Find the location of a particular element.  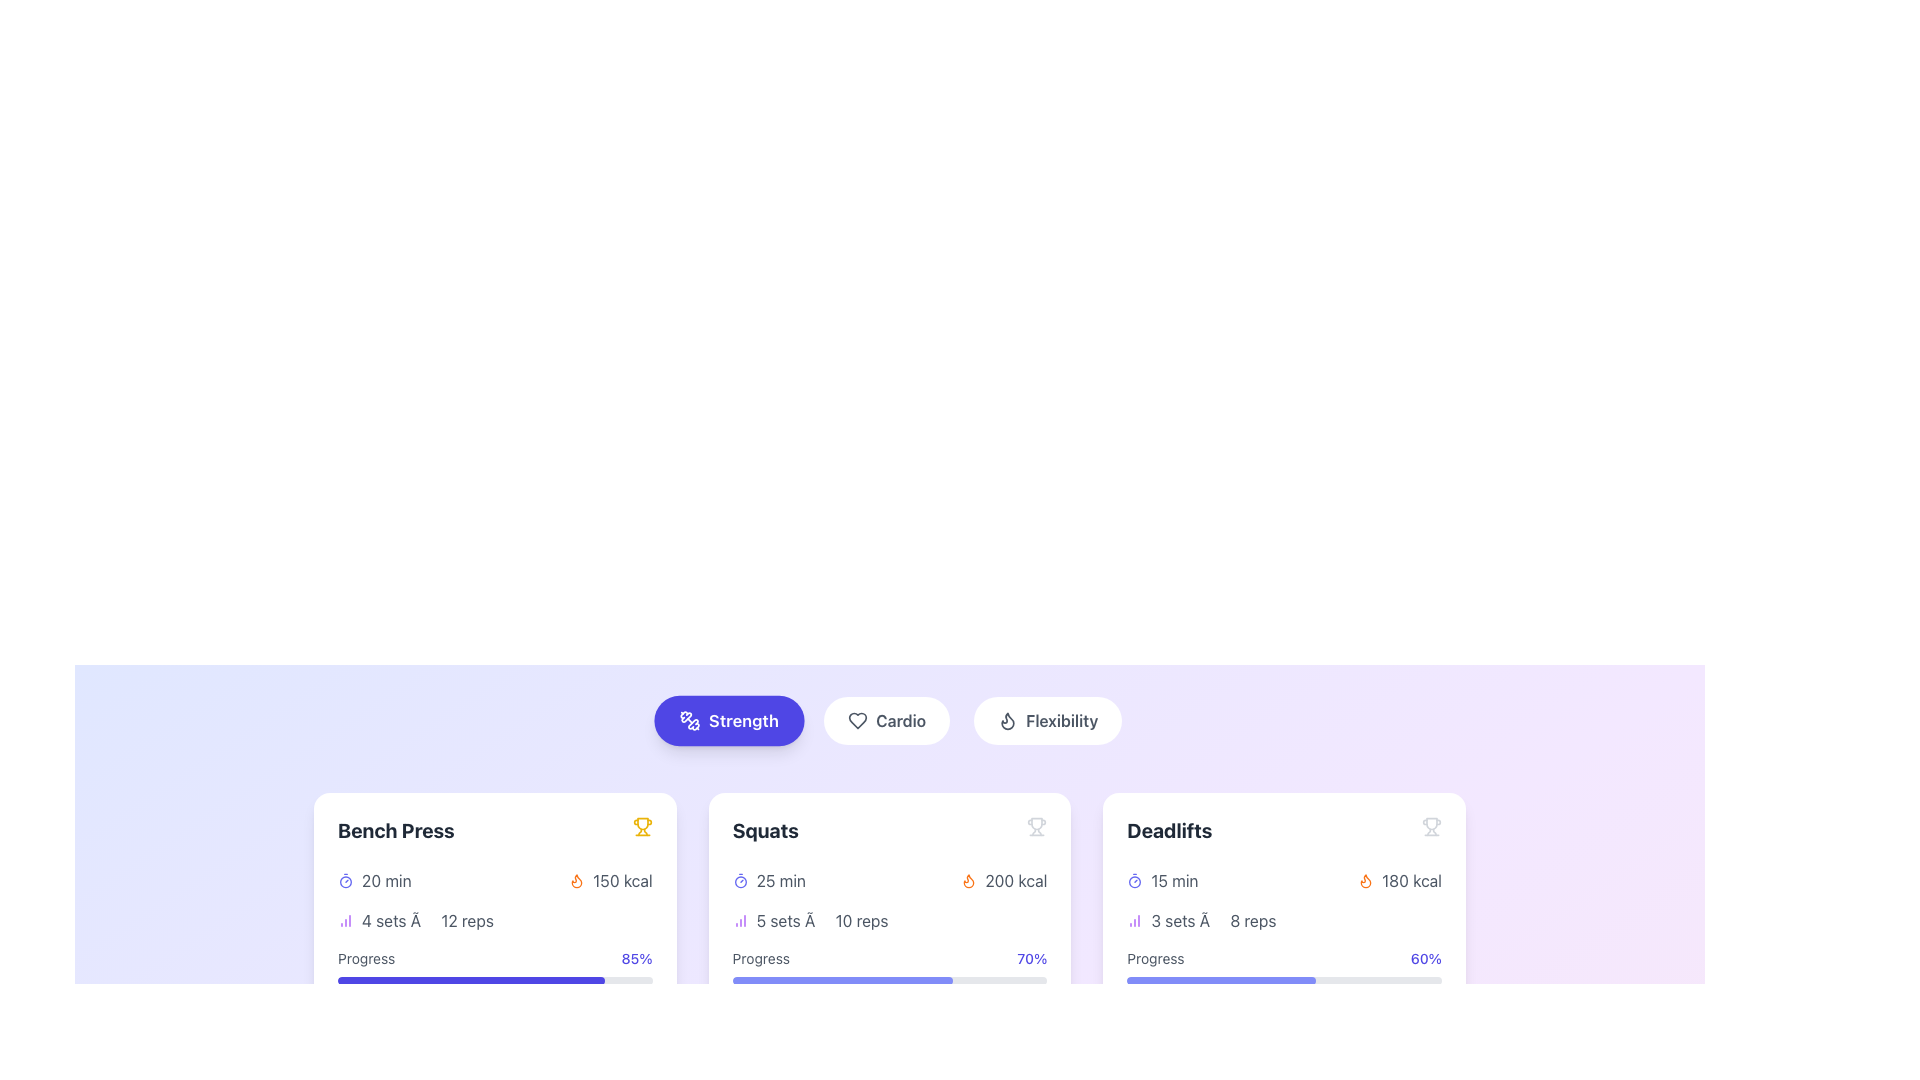

value displayed in the text label showing '70%' next to the 'Progress' indicator in the Squats card is located at coordinates (1032, 958).